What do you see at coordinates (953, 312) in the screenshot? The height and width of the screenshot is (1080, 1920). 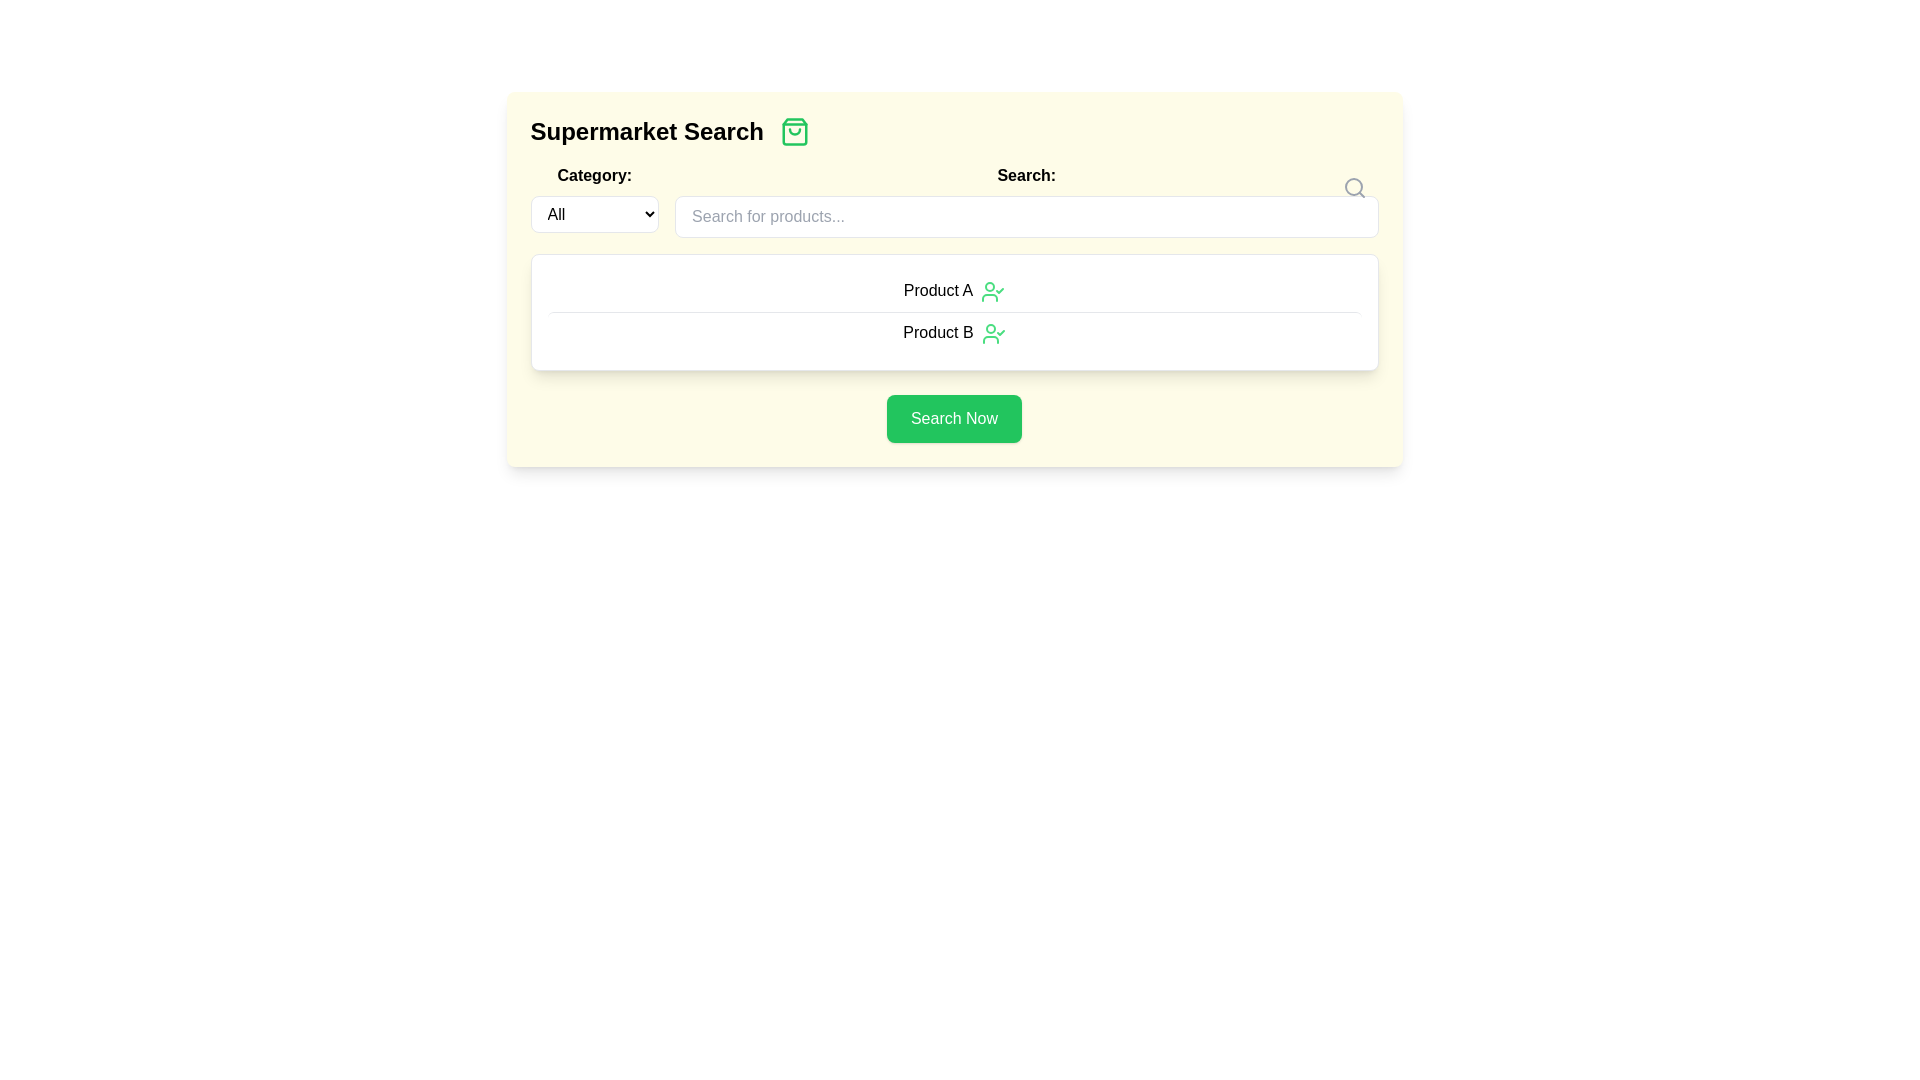 I see `on the product name in the centrally located List or Menu Section that displays 'Product A' and 'Product B' for possible actions` at bounding box center [953, 312].